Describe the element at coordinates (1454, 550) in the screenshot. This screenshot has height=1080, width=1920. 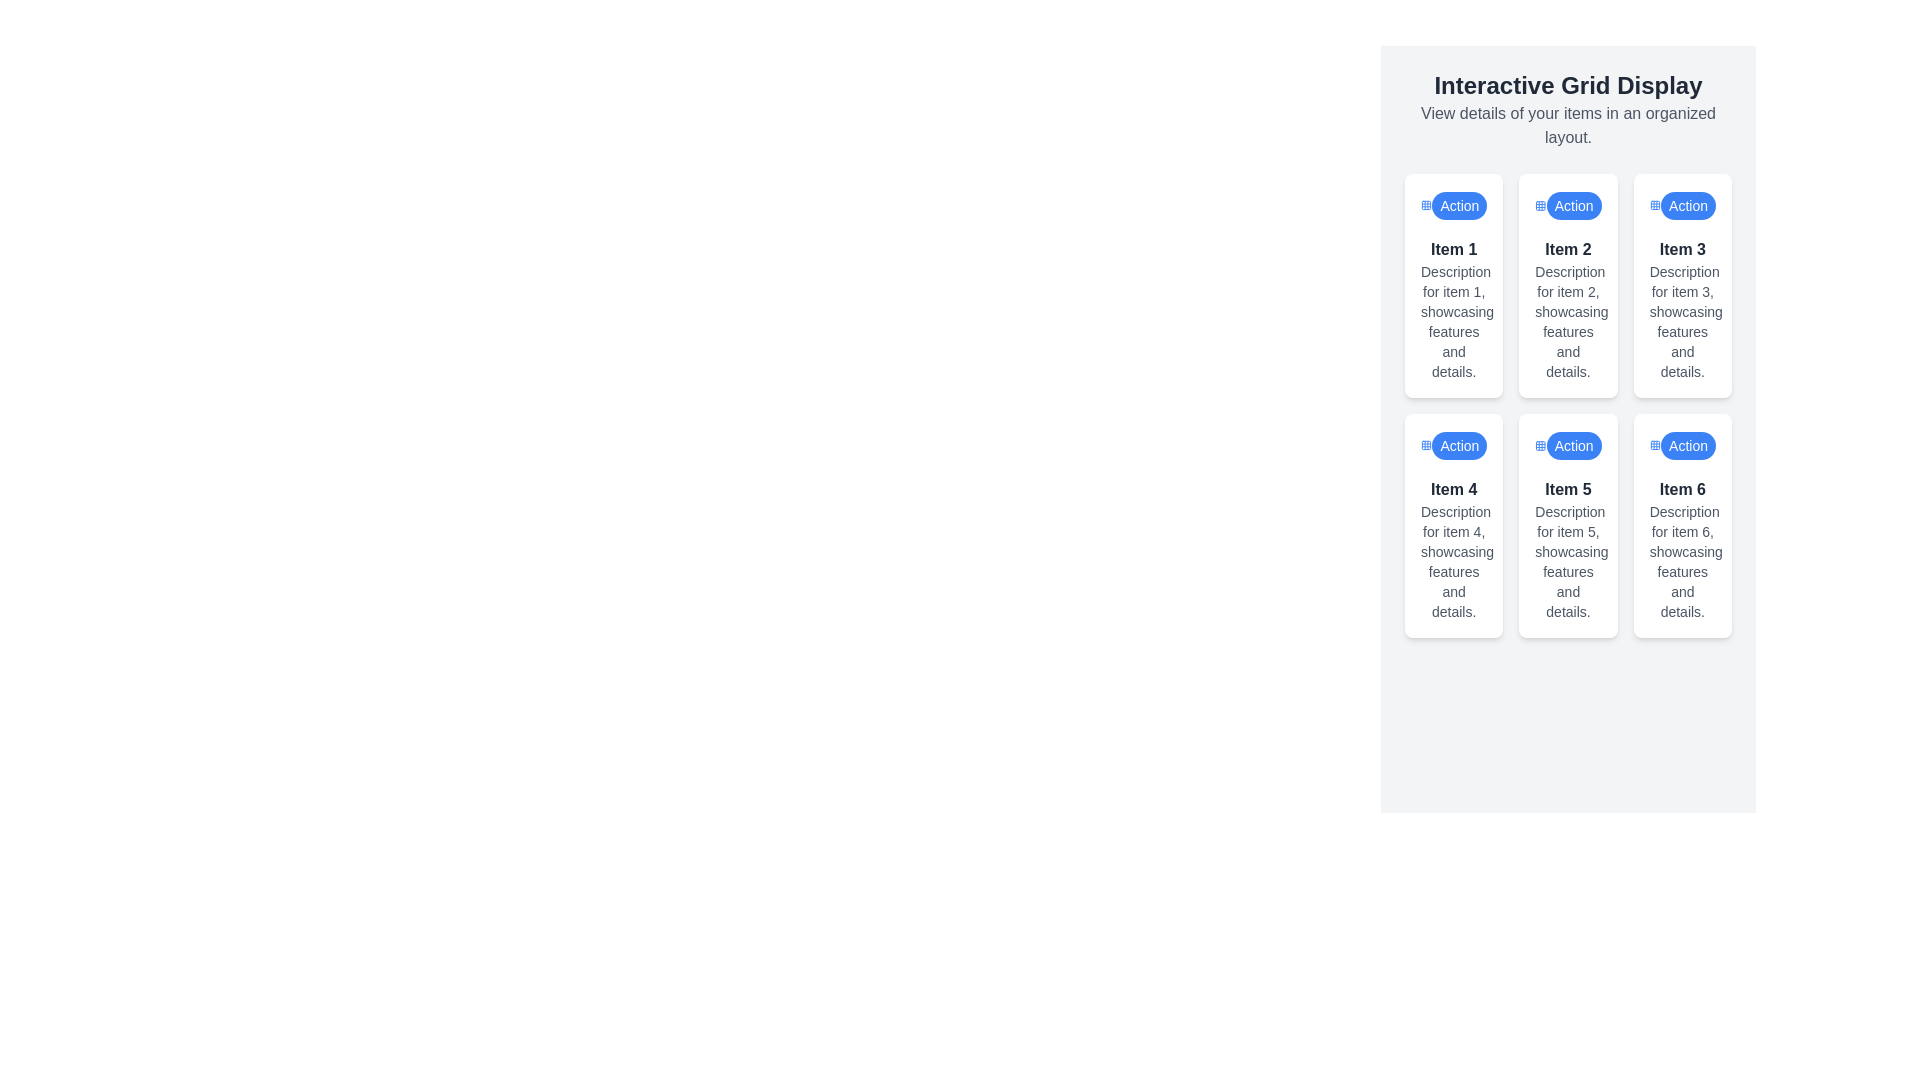
I see `the Text block containing the heading 'Item 4' and its description, which is positioned in the second row and first column of the grid layout` at that location.